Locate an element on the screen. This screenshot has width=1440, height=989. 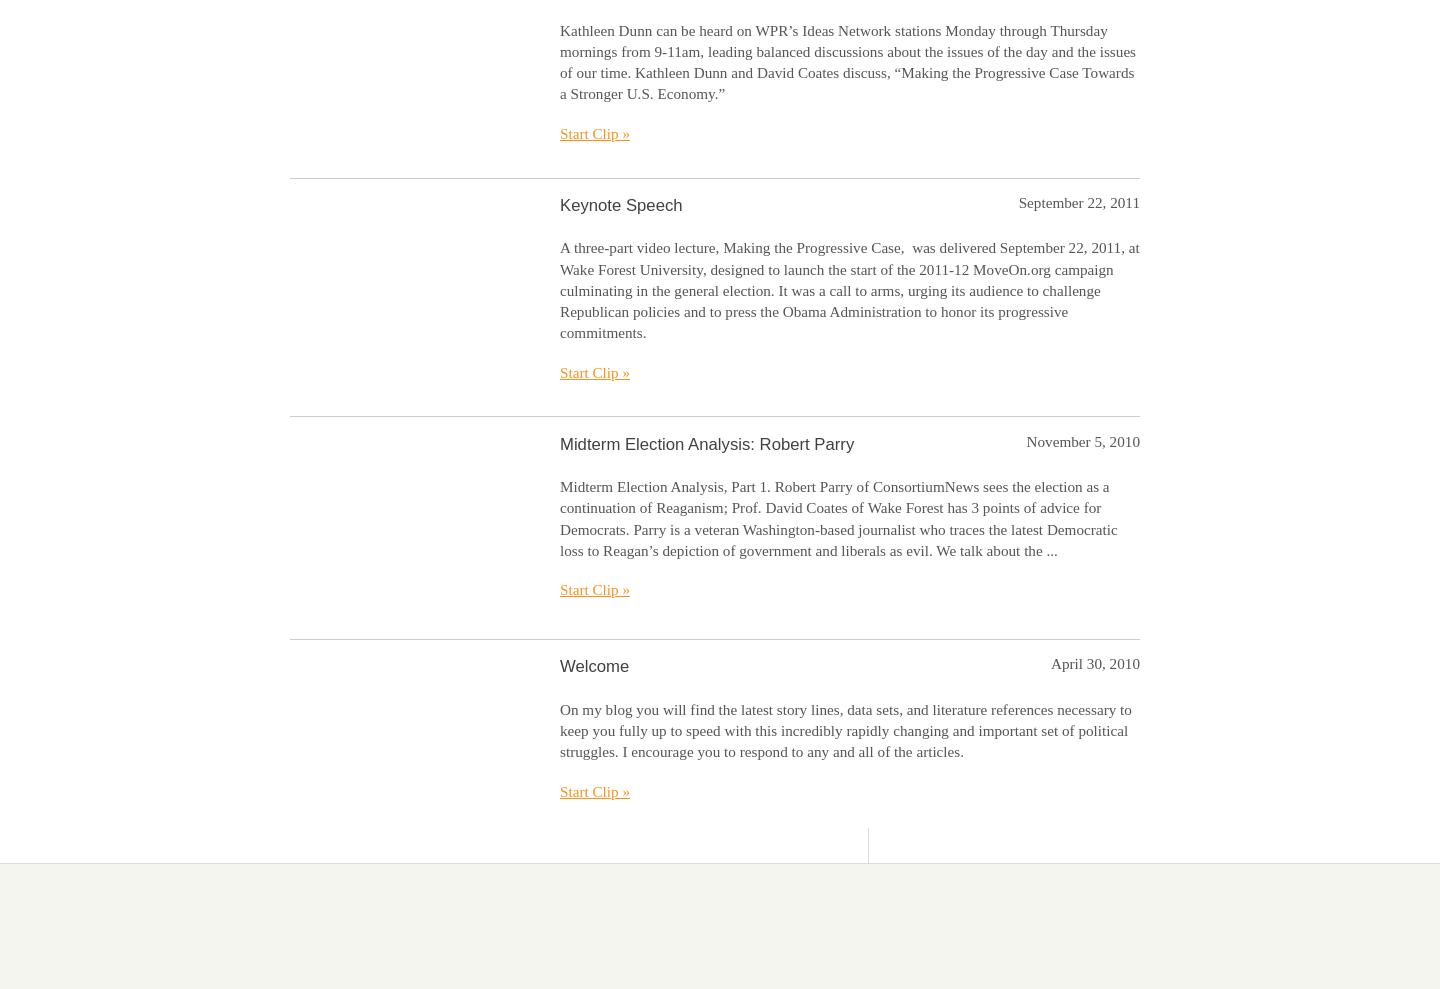
'November 5, 2010' is located at coordinates (1082, 439).